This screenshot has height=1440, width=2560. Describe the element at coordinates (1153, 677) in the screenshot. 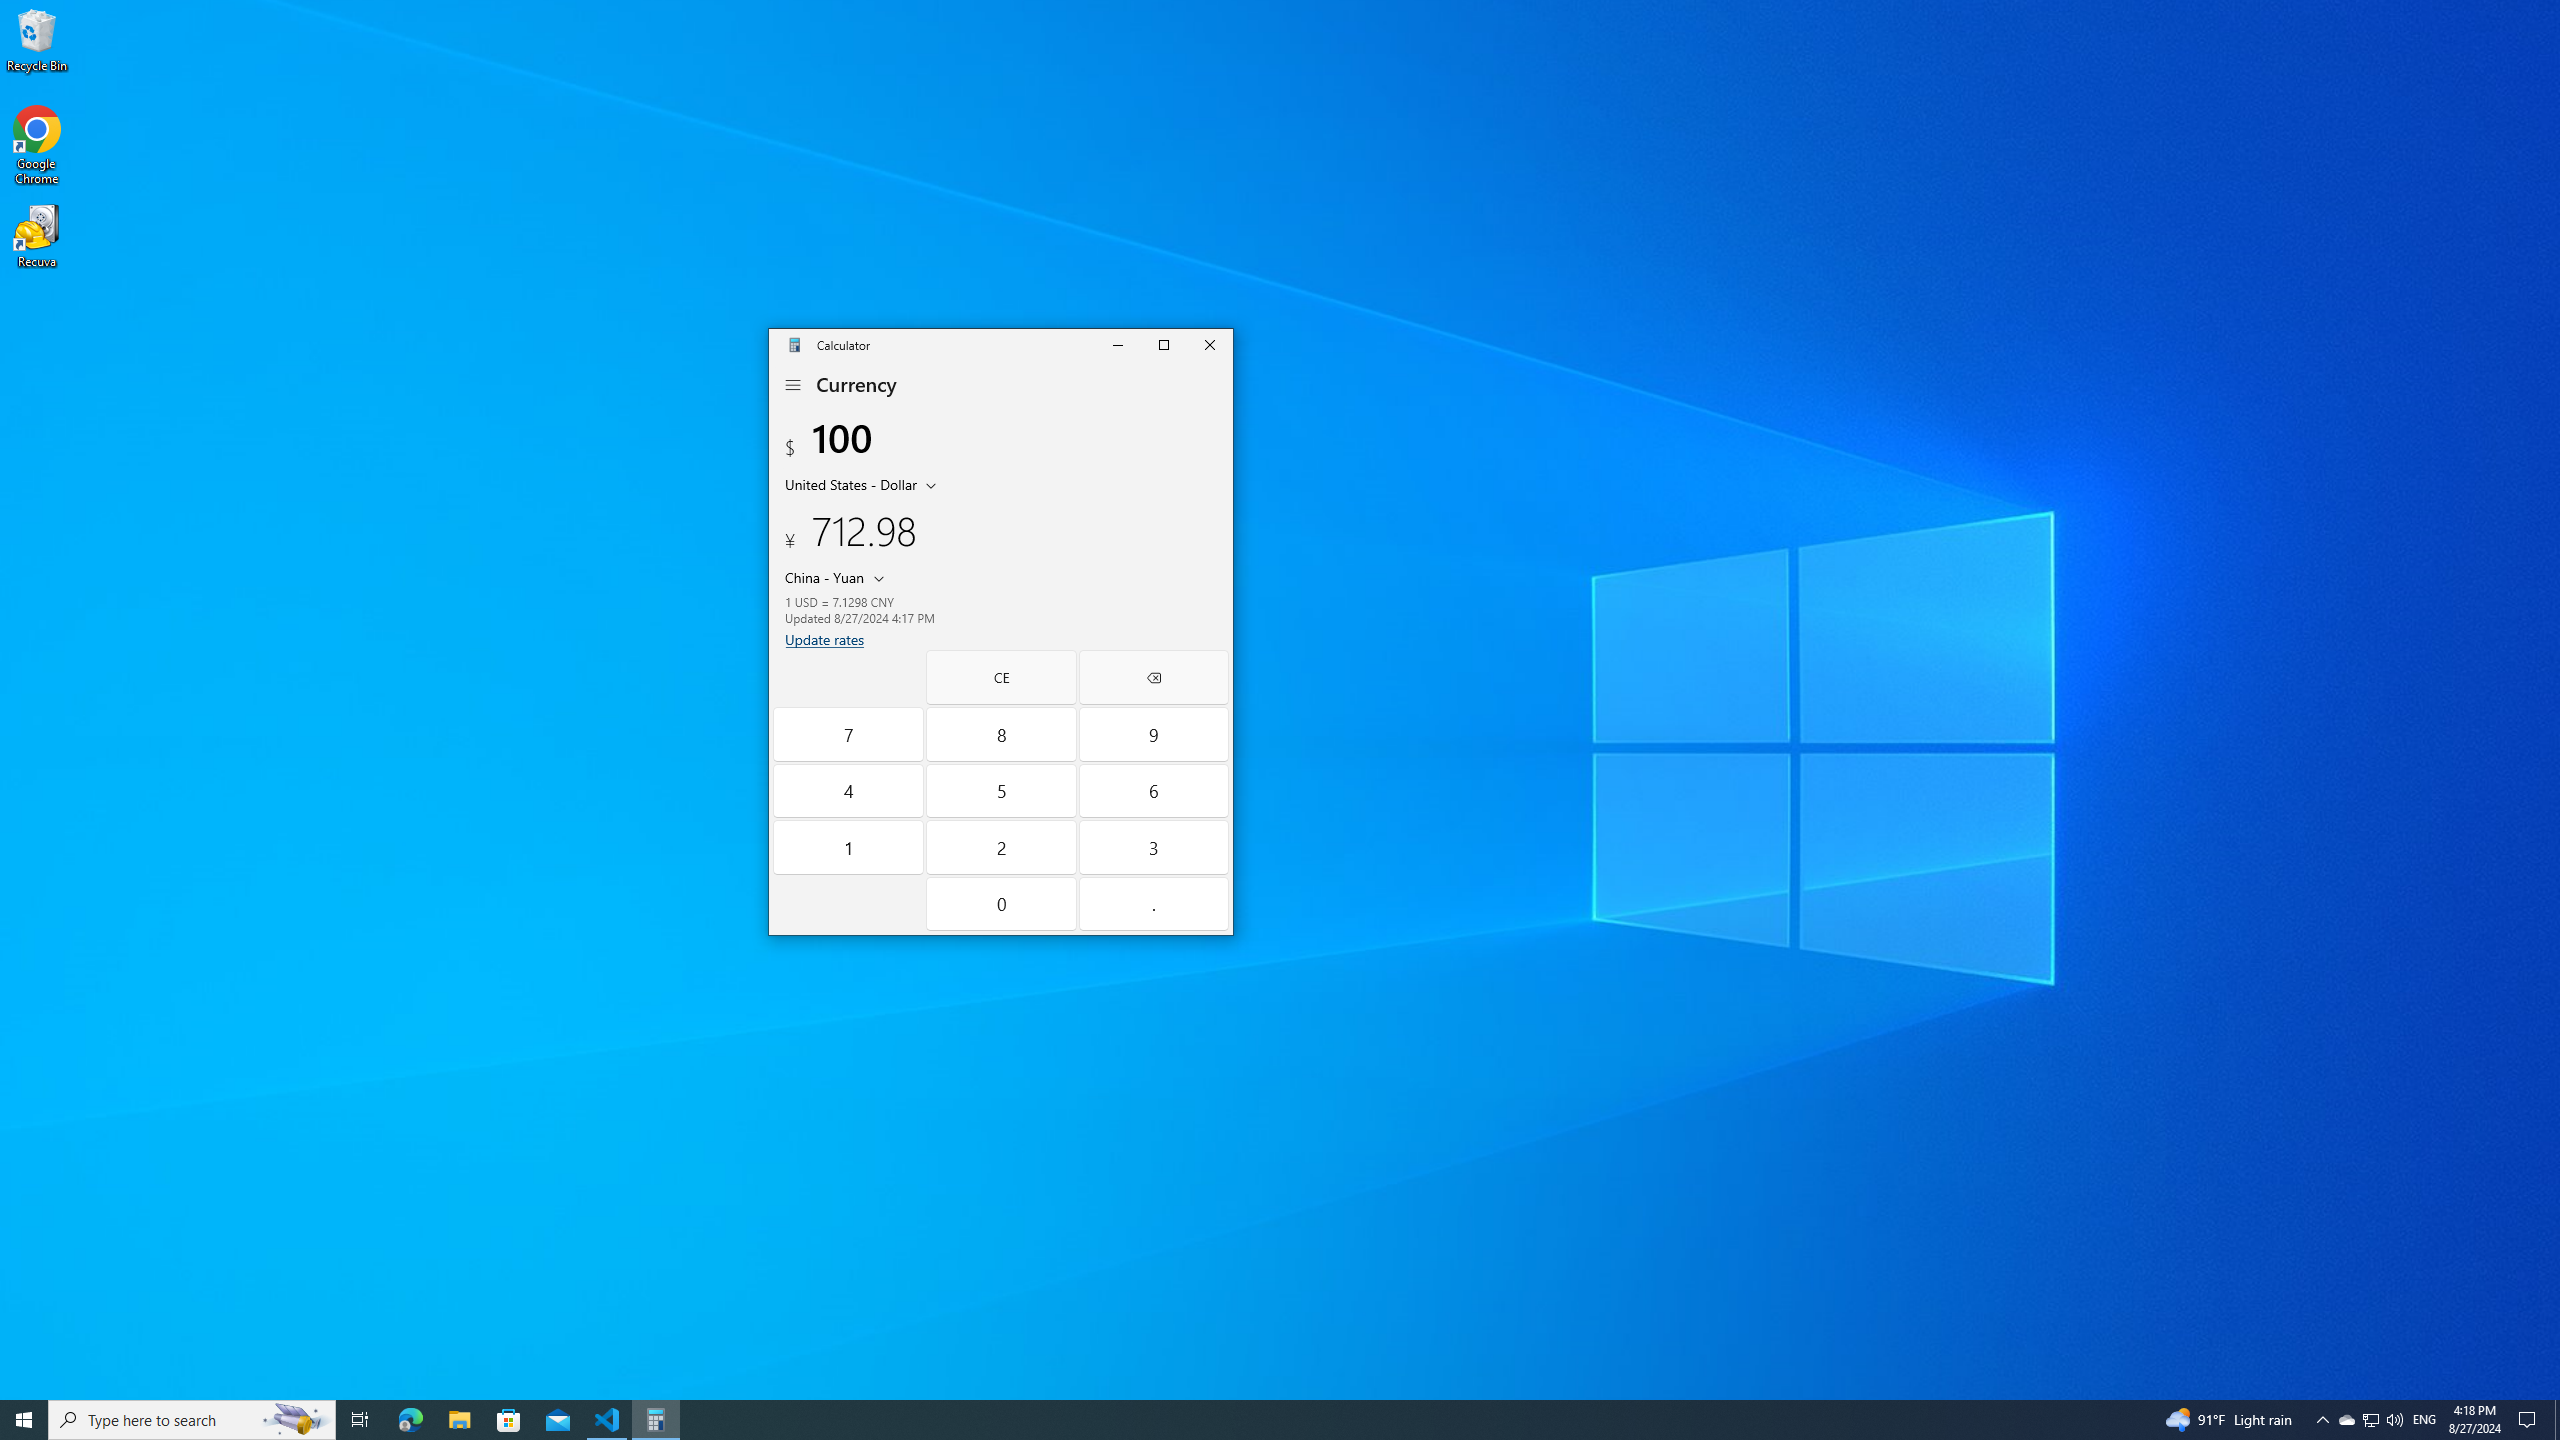

I see `'Backspace'` at that location.